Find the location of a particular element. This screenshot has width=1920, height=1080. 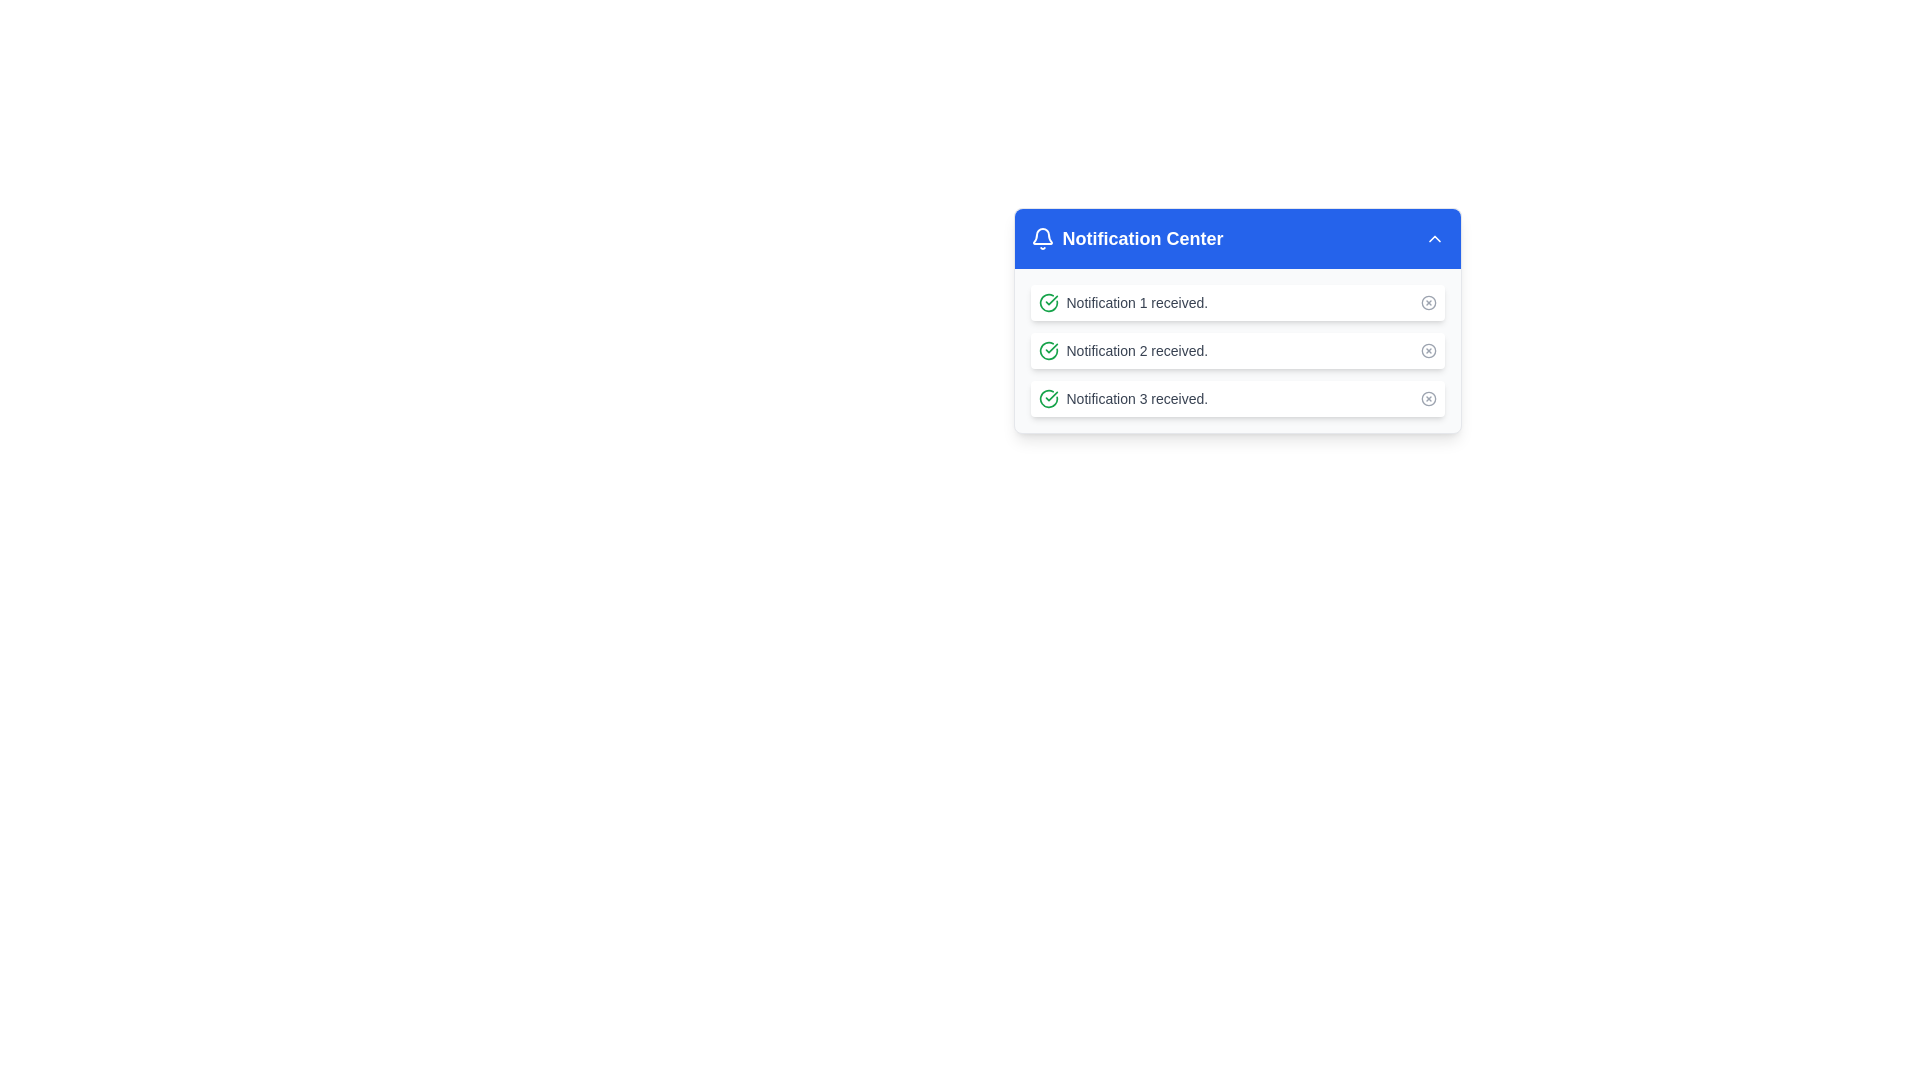

the dismiss button located at the far right of the 'Notification 2 received.' item in the notification panel is located at coordinates (1427, 350).